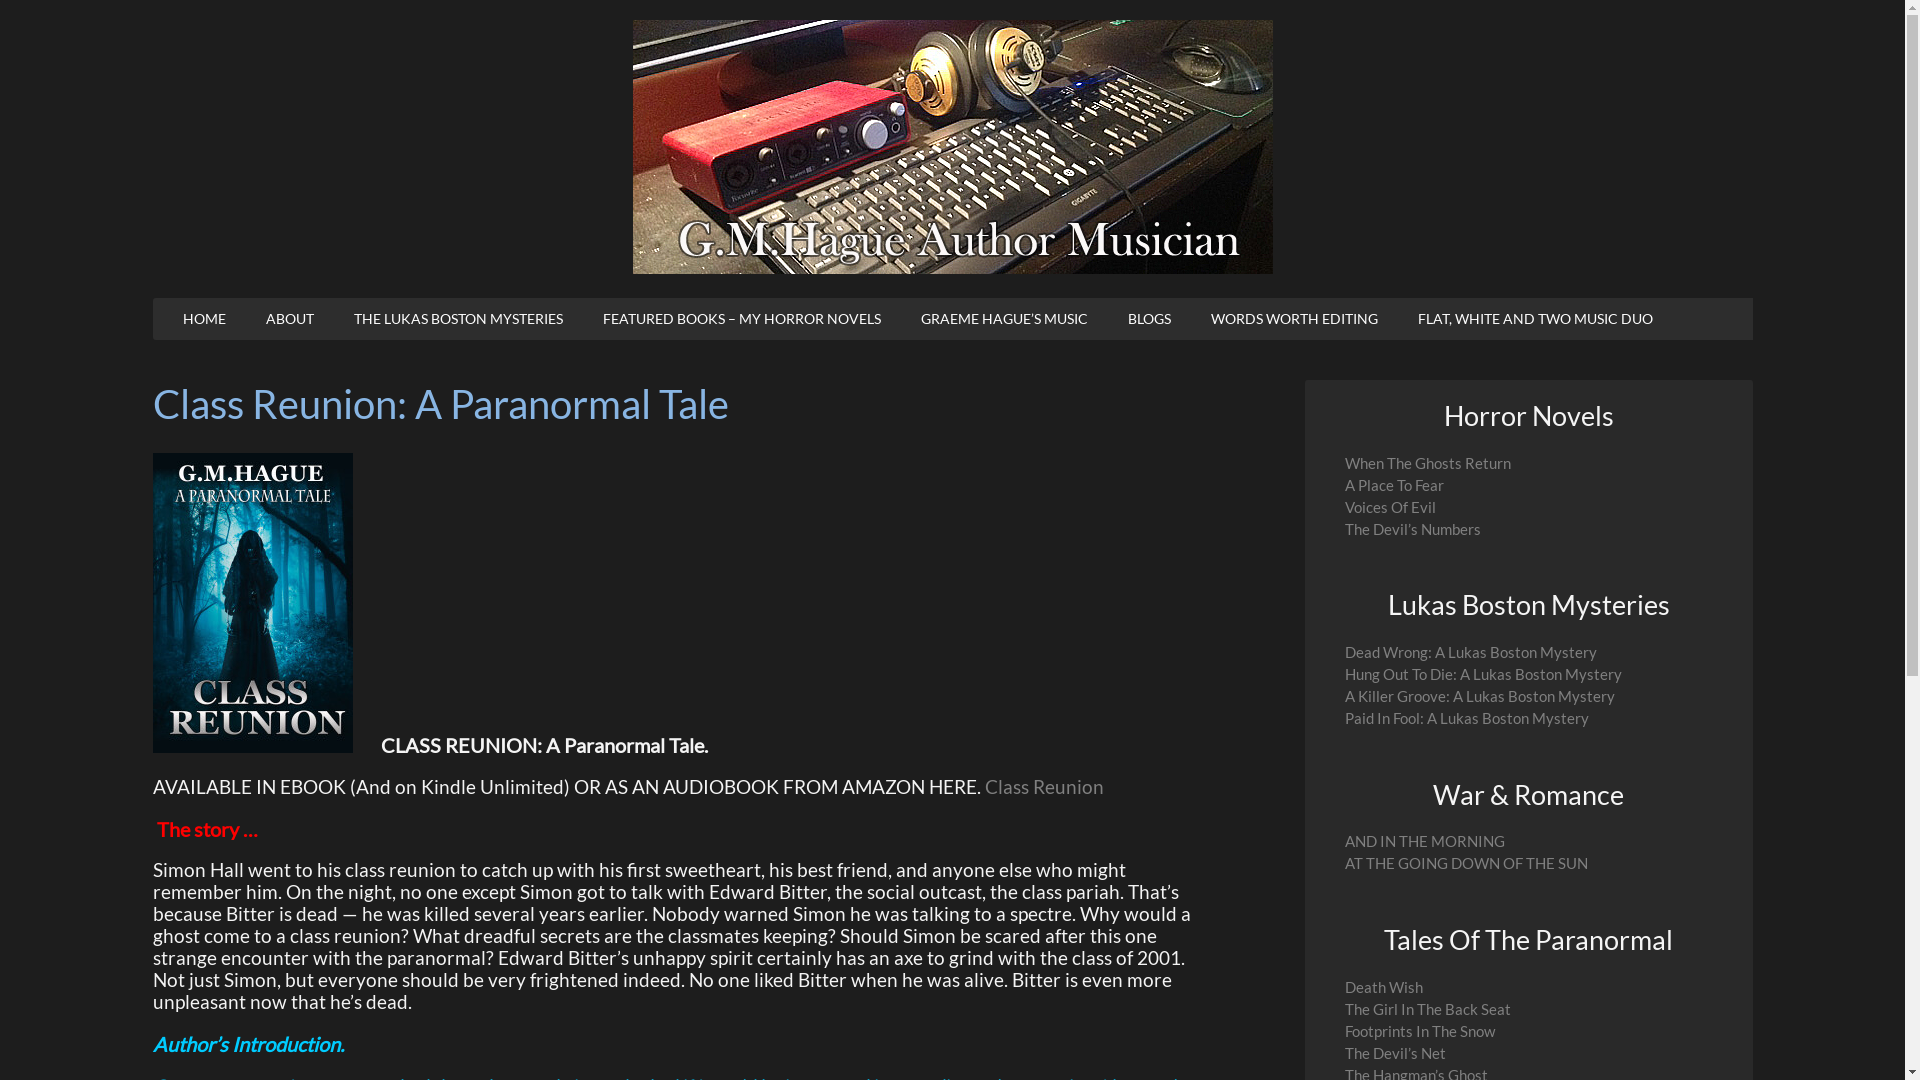 The image size is (1920, 1080). What do you see at coordinates (1381, 986) in the screenshot?
I see `'Death Wish'` at bounding box center [1381, 986].